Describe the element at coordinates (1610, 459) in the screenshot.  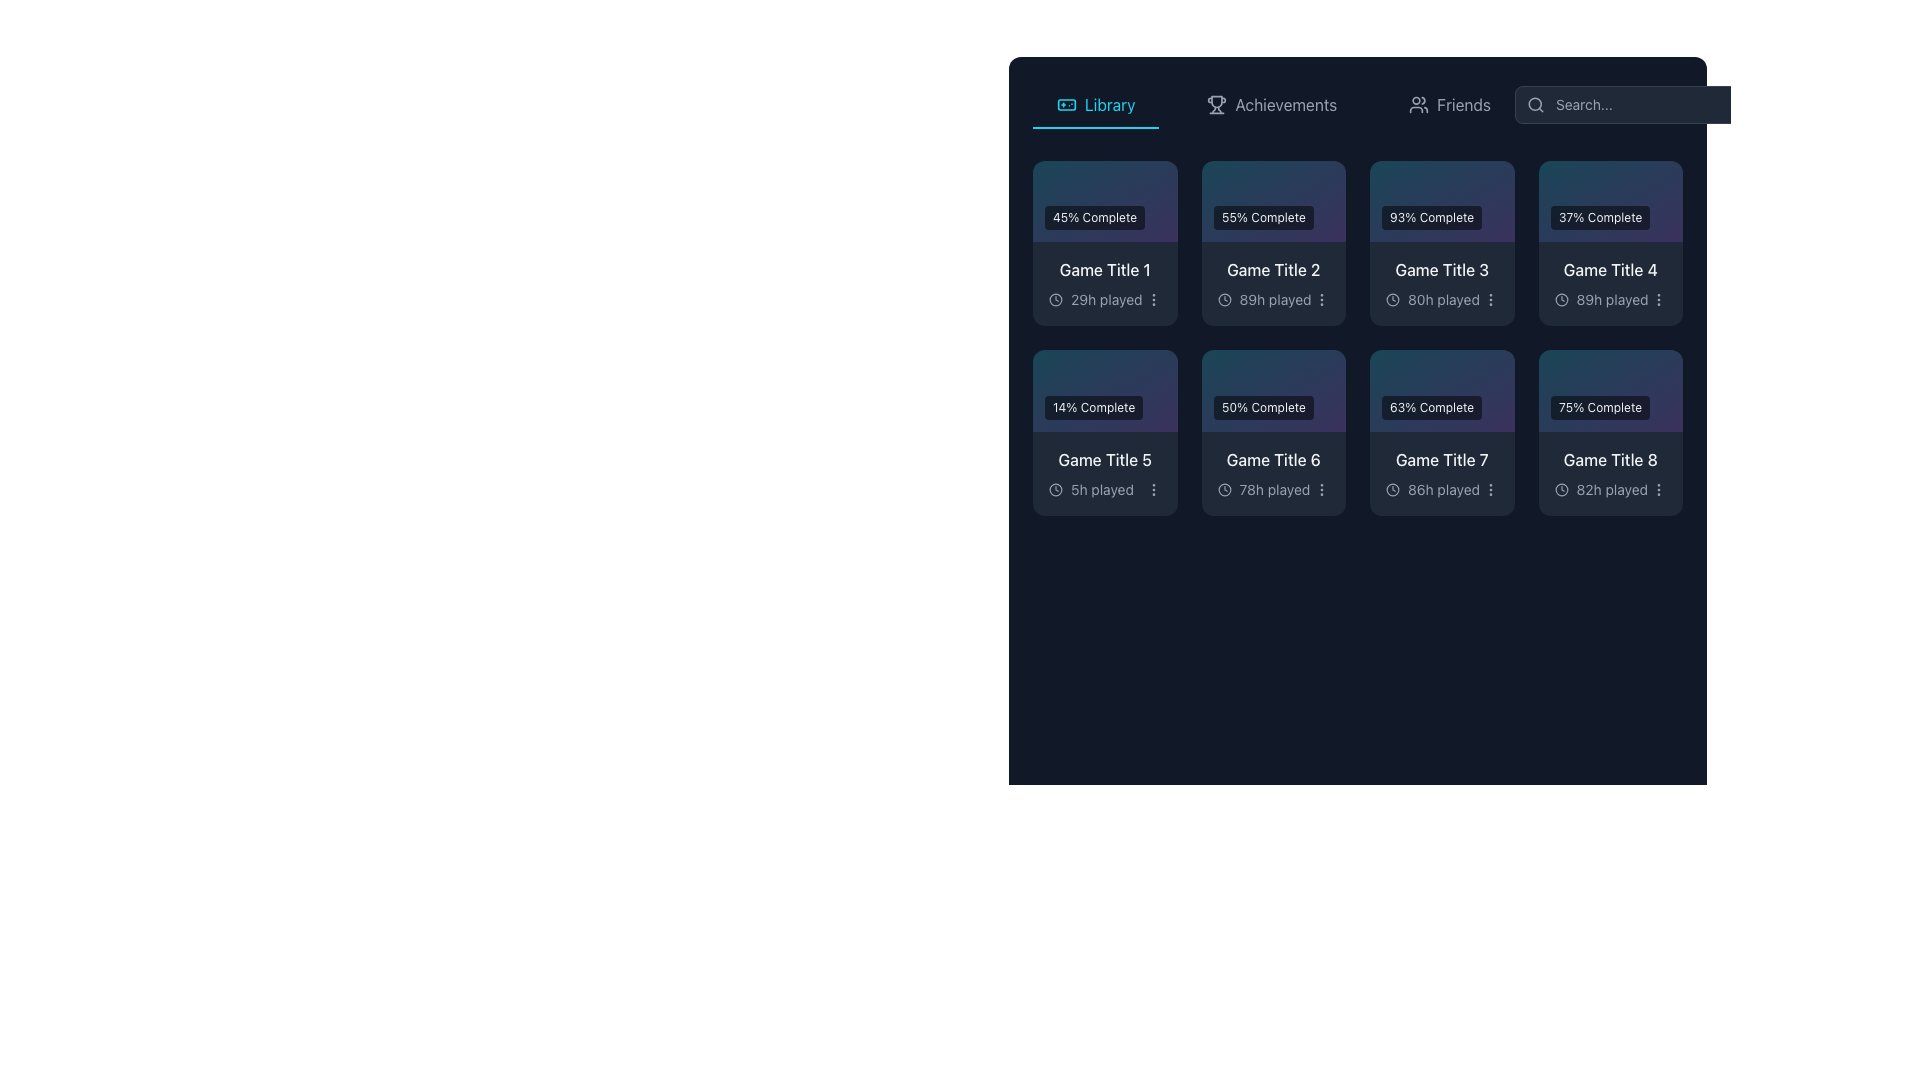
I see `the static text label displaying 'Game Title 8', which is styled with a medium-weight font and located in the last card of the rightmost column in a grid layout` at that location.